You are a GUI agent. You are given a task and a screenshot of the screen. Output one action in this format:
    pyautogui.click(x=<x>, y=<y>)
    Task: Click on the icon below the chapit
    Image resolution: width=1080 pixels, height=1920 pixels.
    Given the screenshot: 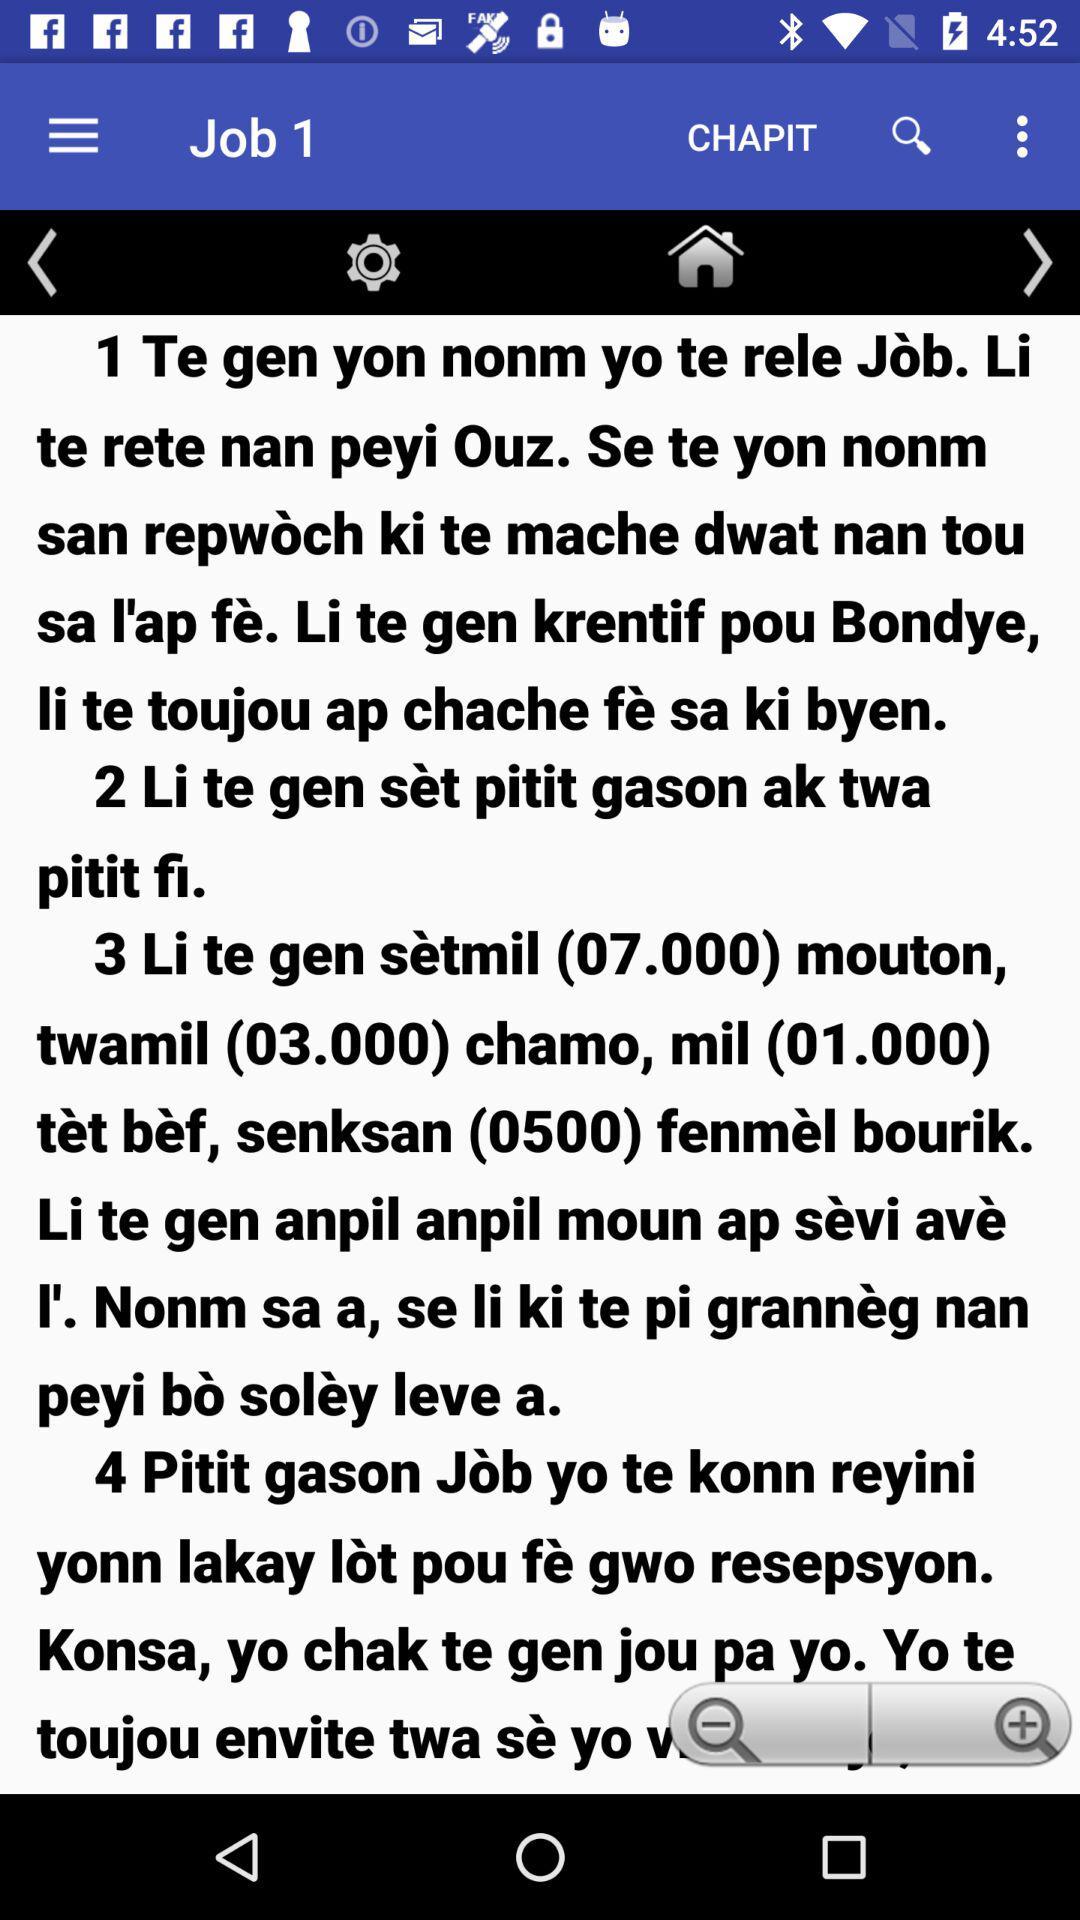 What is the action you would take?
    pyautogui.click(x=704, y=251)
    